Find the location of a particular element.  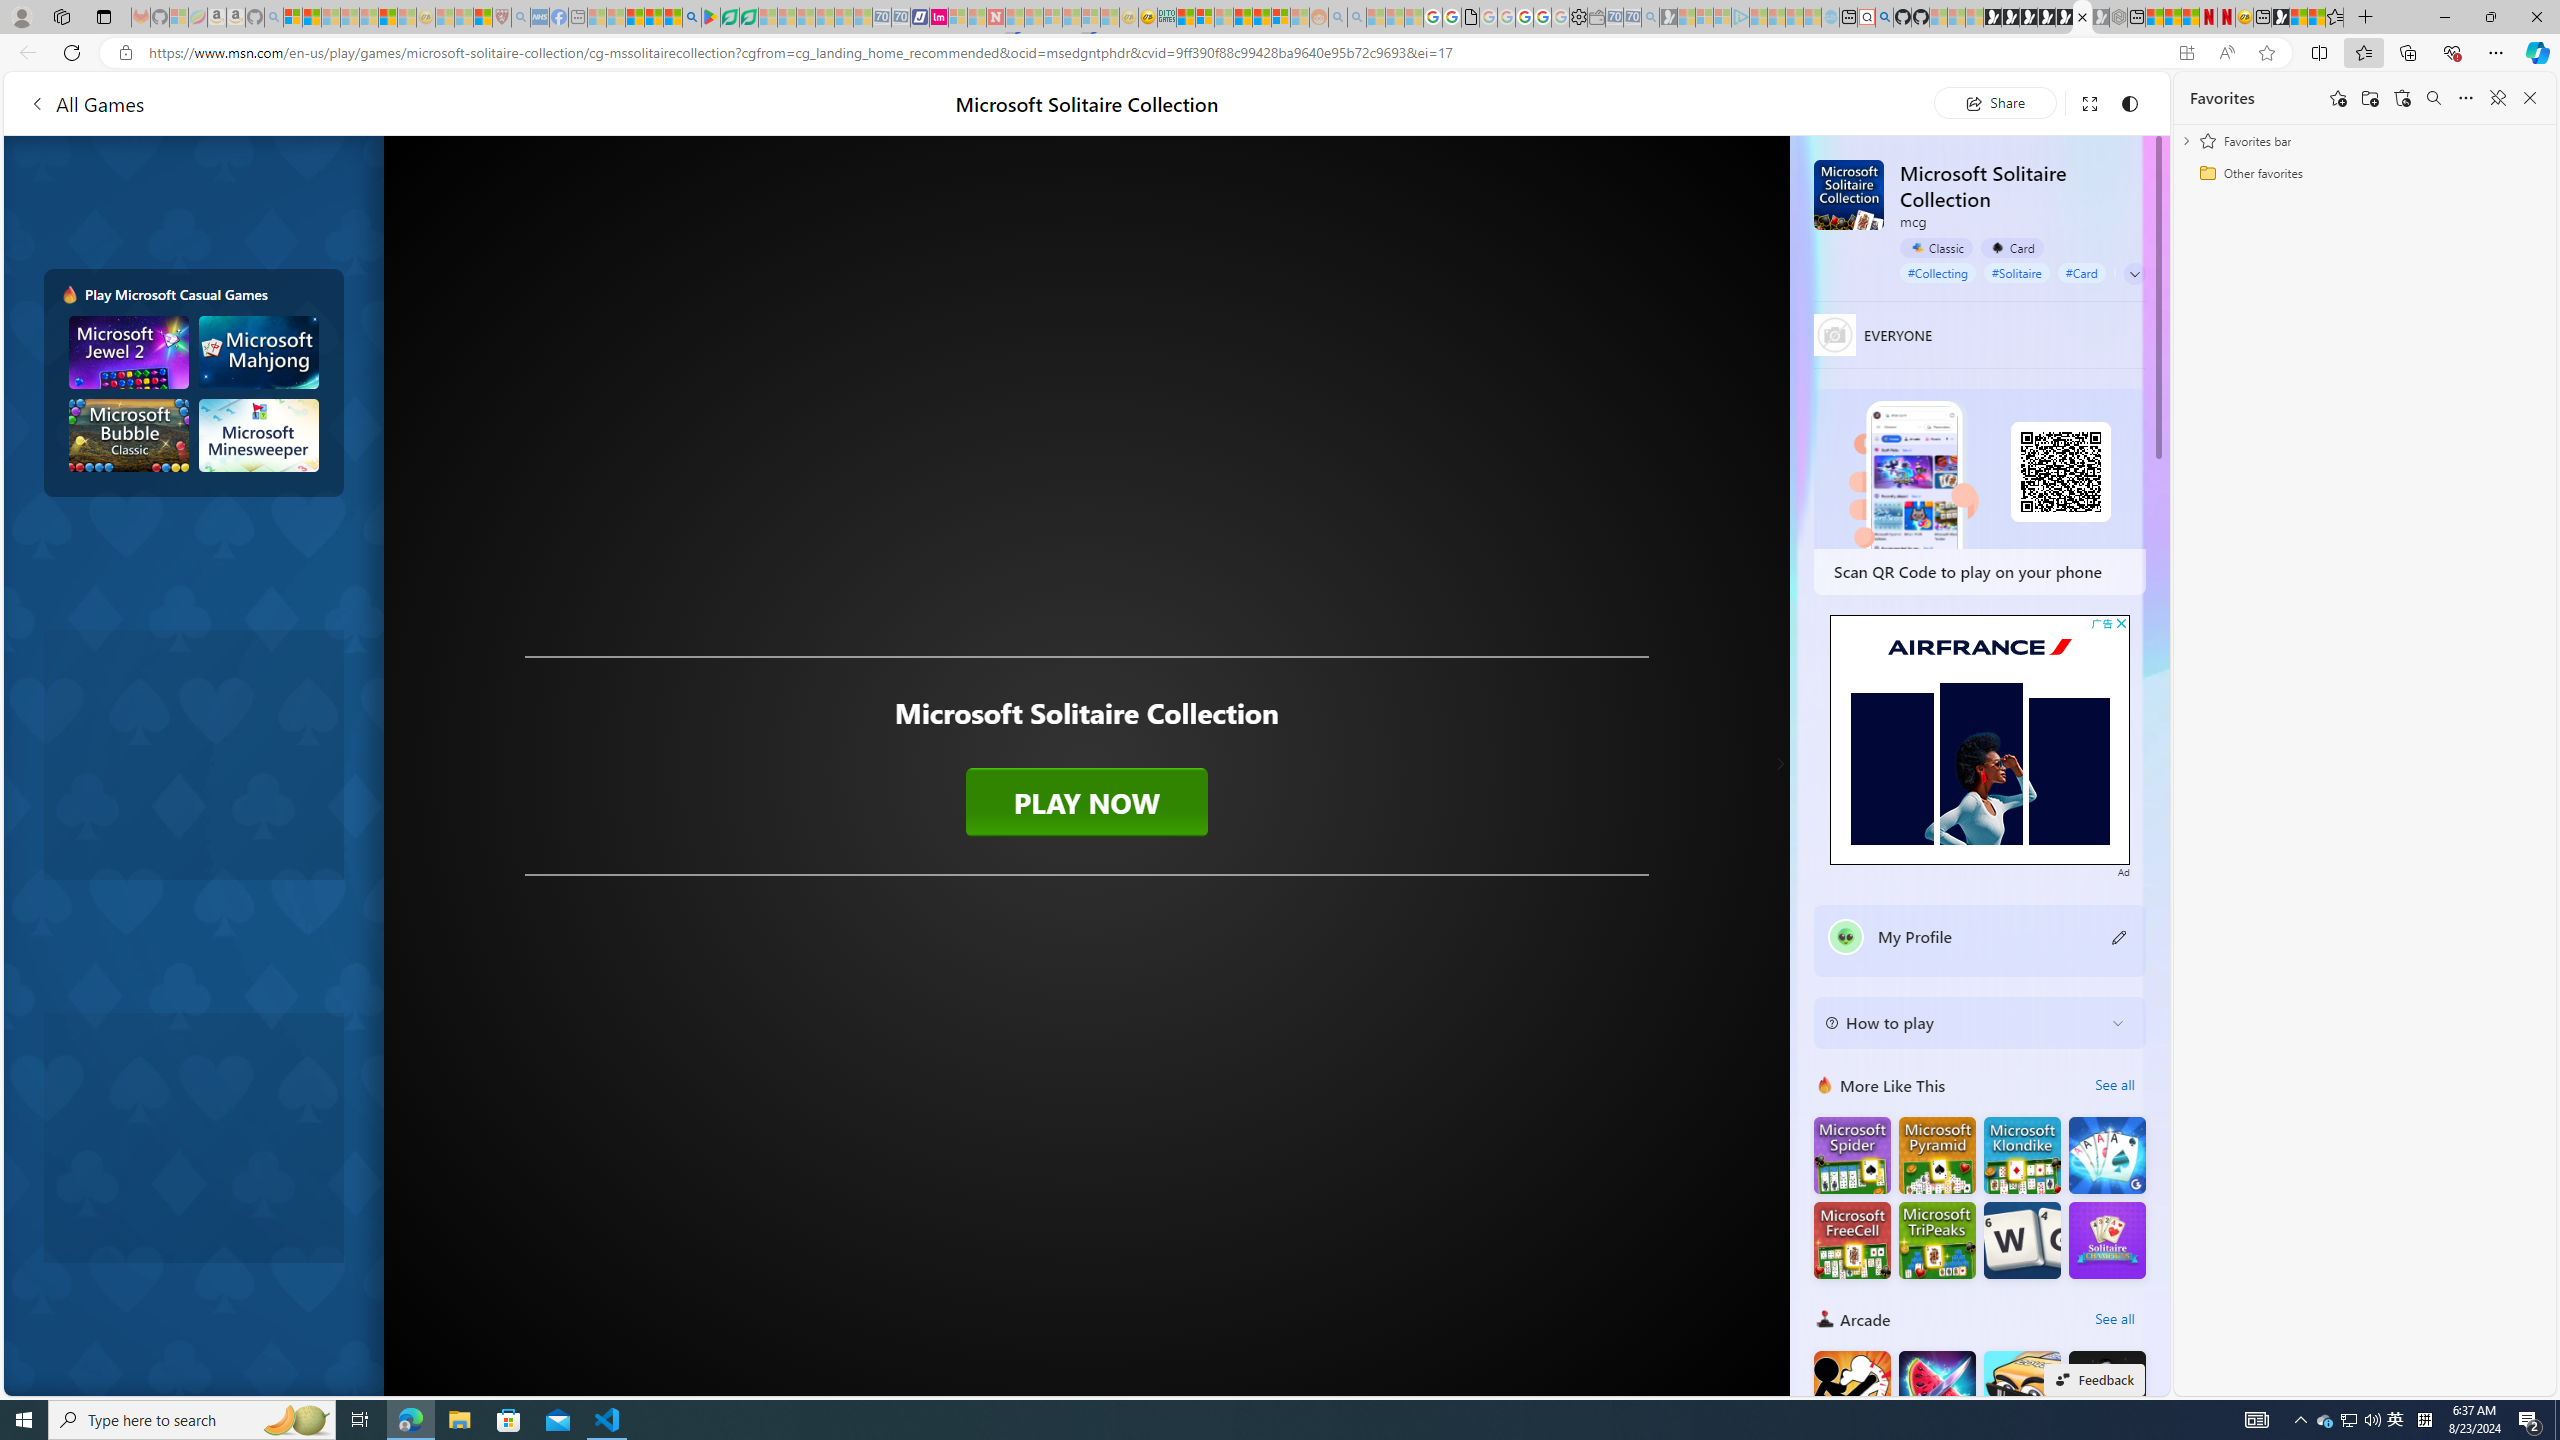

'Microsoft-Report a Concern to Bing - Sleeping' is located at coordinates (179, 16).